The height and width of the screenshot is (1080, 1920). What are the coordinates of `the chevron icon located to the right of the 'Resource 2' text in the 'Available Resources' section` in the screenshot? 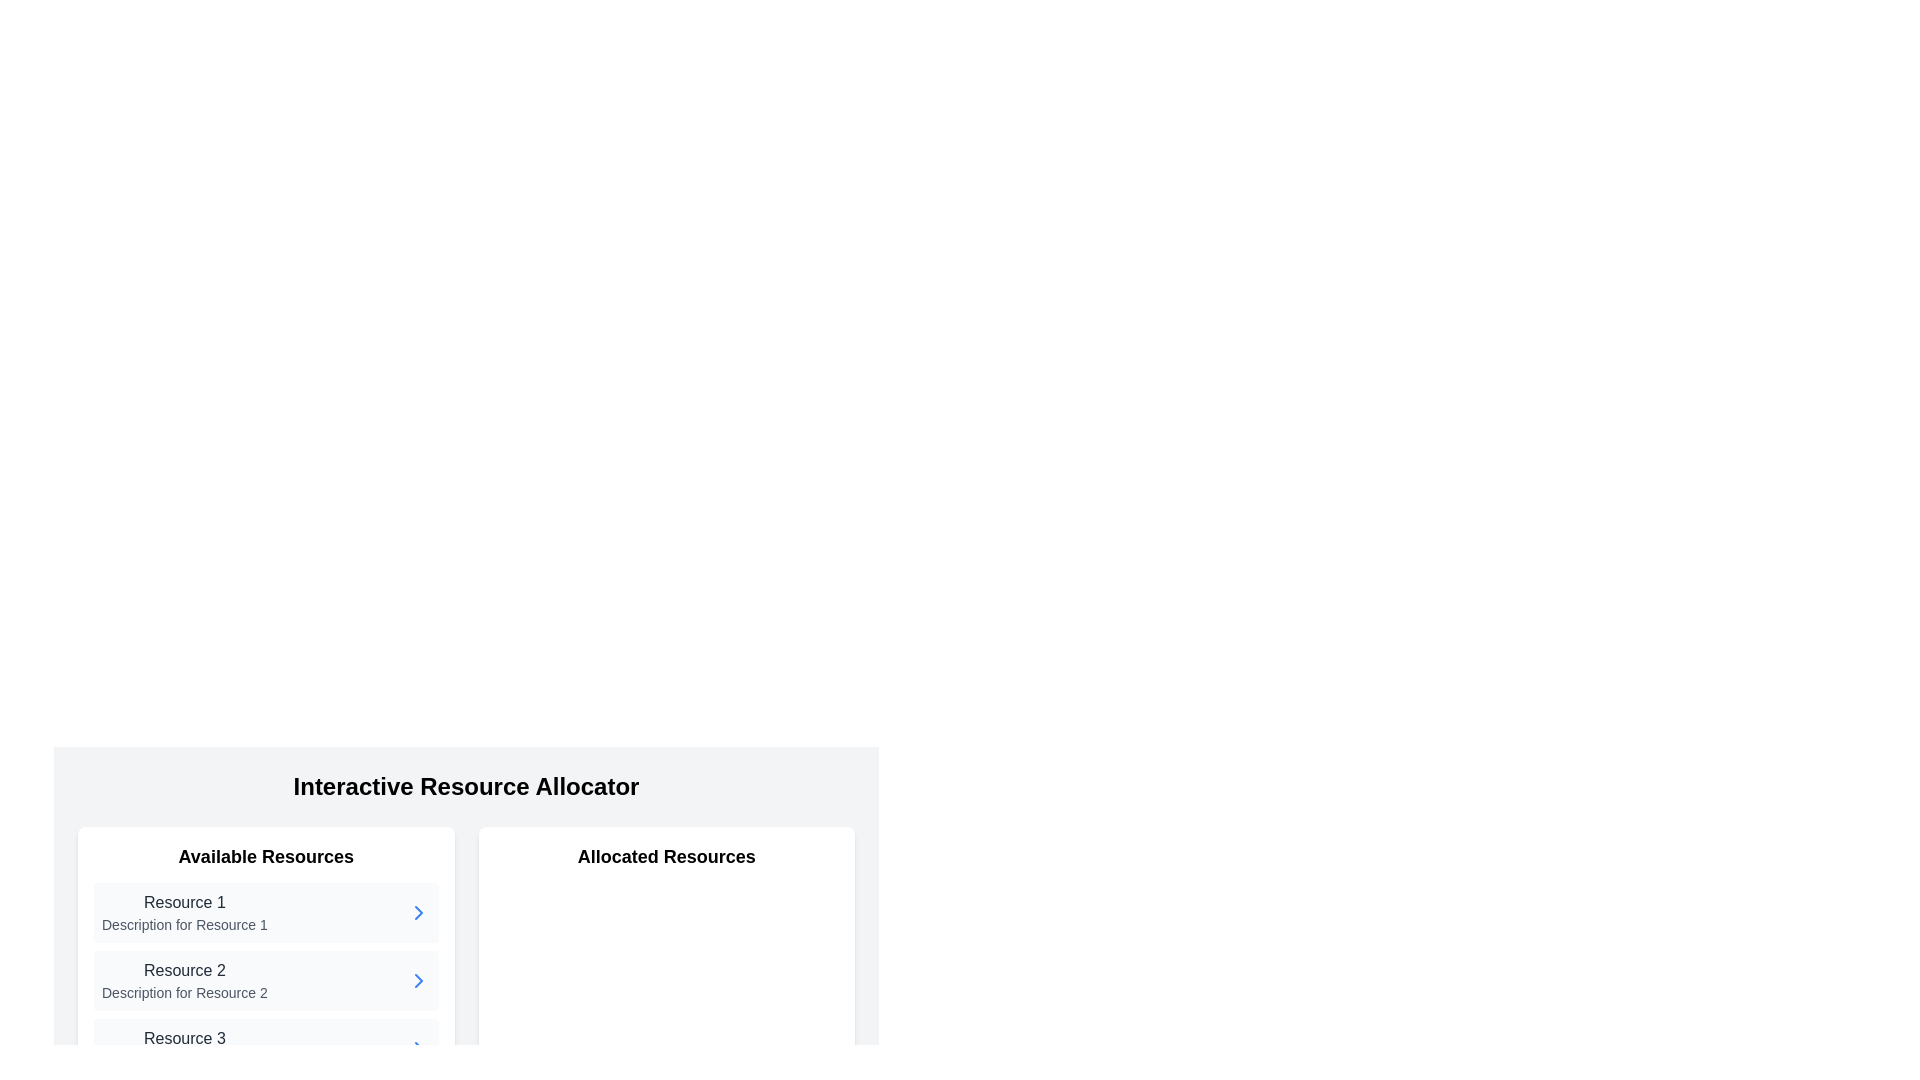 It's located at (417, 979).